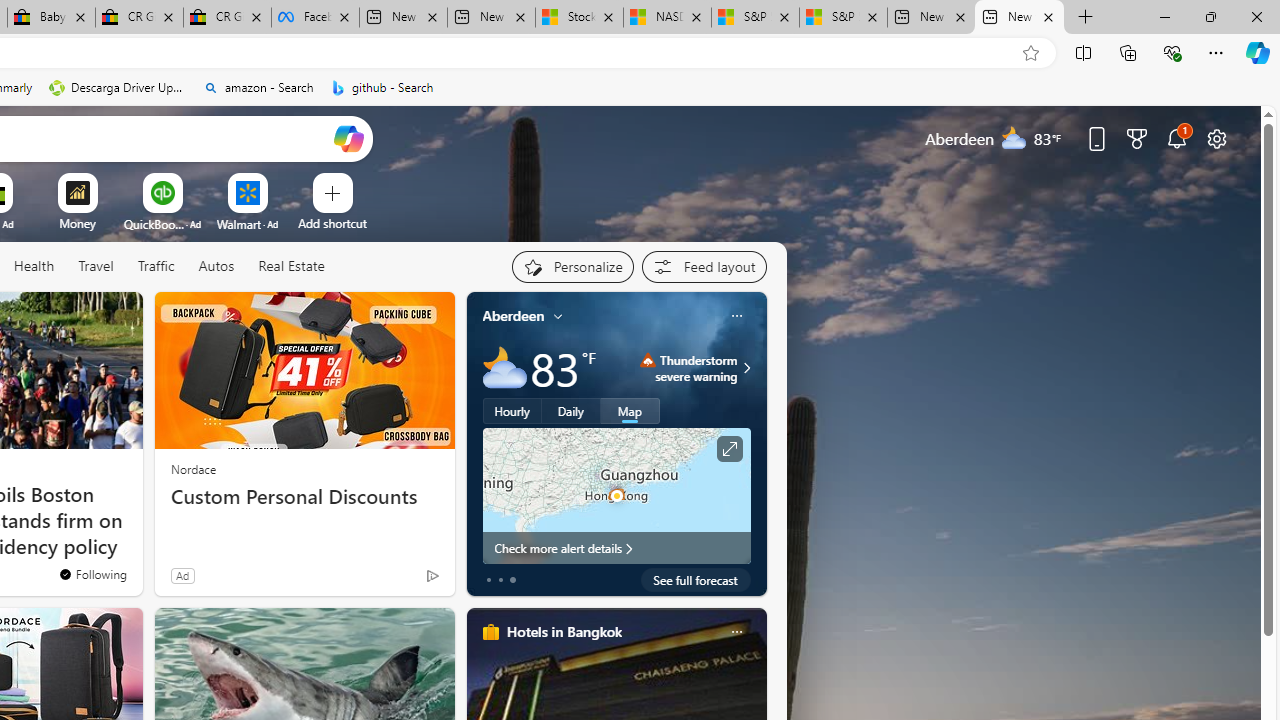  I want to click on 'Class: weather-arrow-glyph', so click(745, 367).